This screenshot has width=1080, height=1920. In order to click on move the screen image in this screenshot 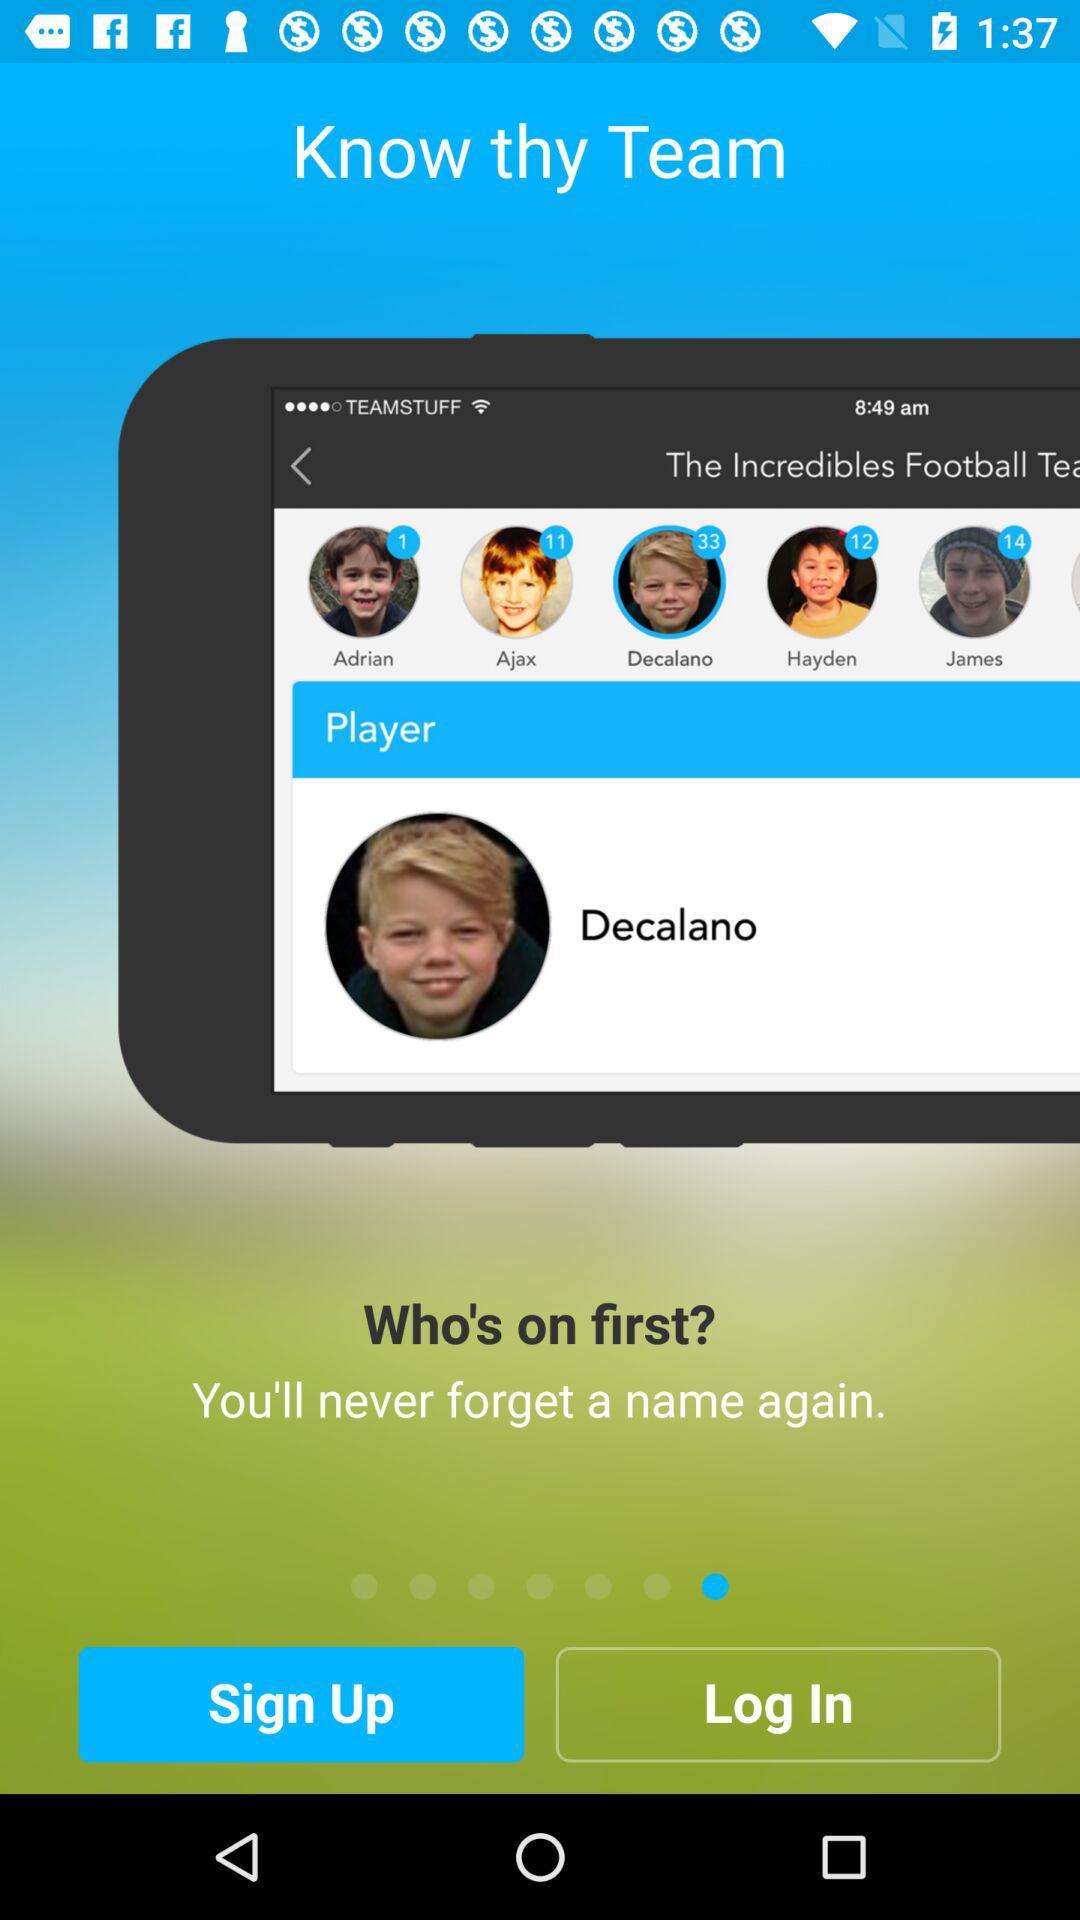, I will do `click(540, 1585)`.